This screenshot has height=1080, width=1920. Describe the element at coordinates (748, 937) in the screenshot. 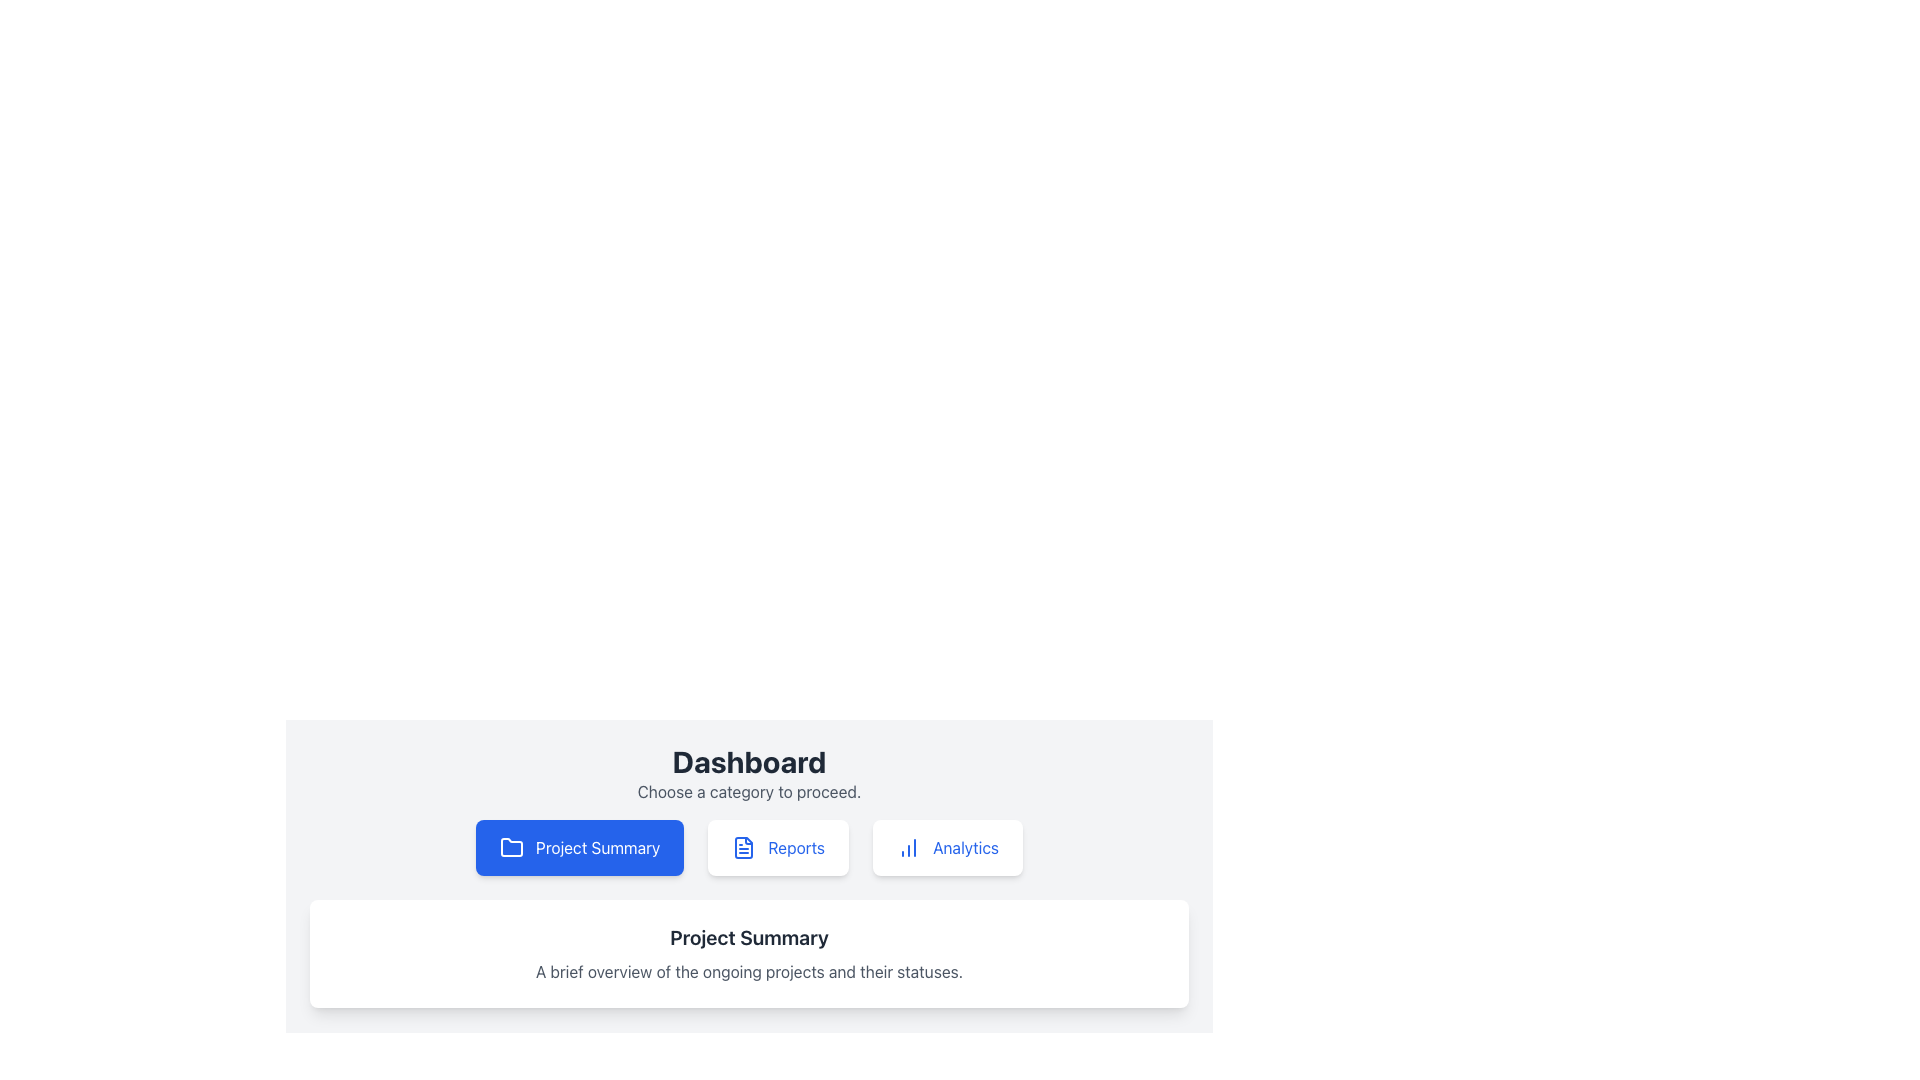

I see `the heading label that summarizes the content area, located centrally within the lower card area of the interface` at that location.